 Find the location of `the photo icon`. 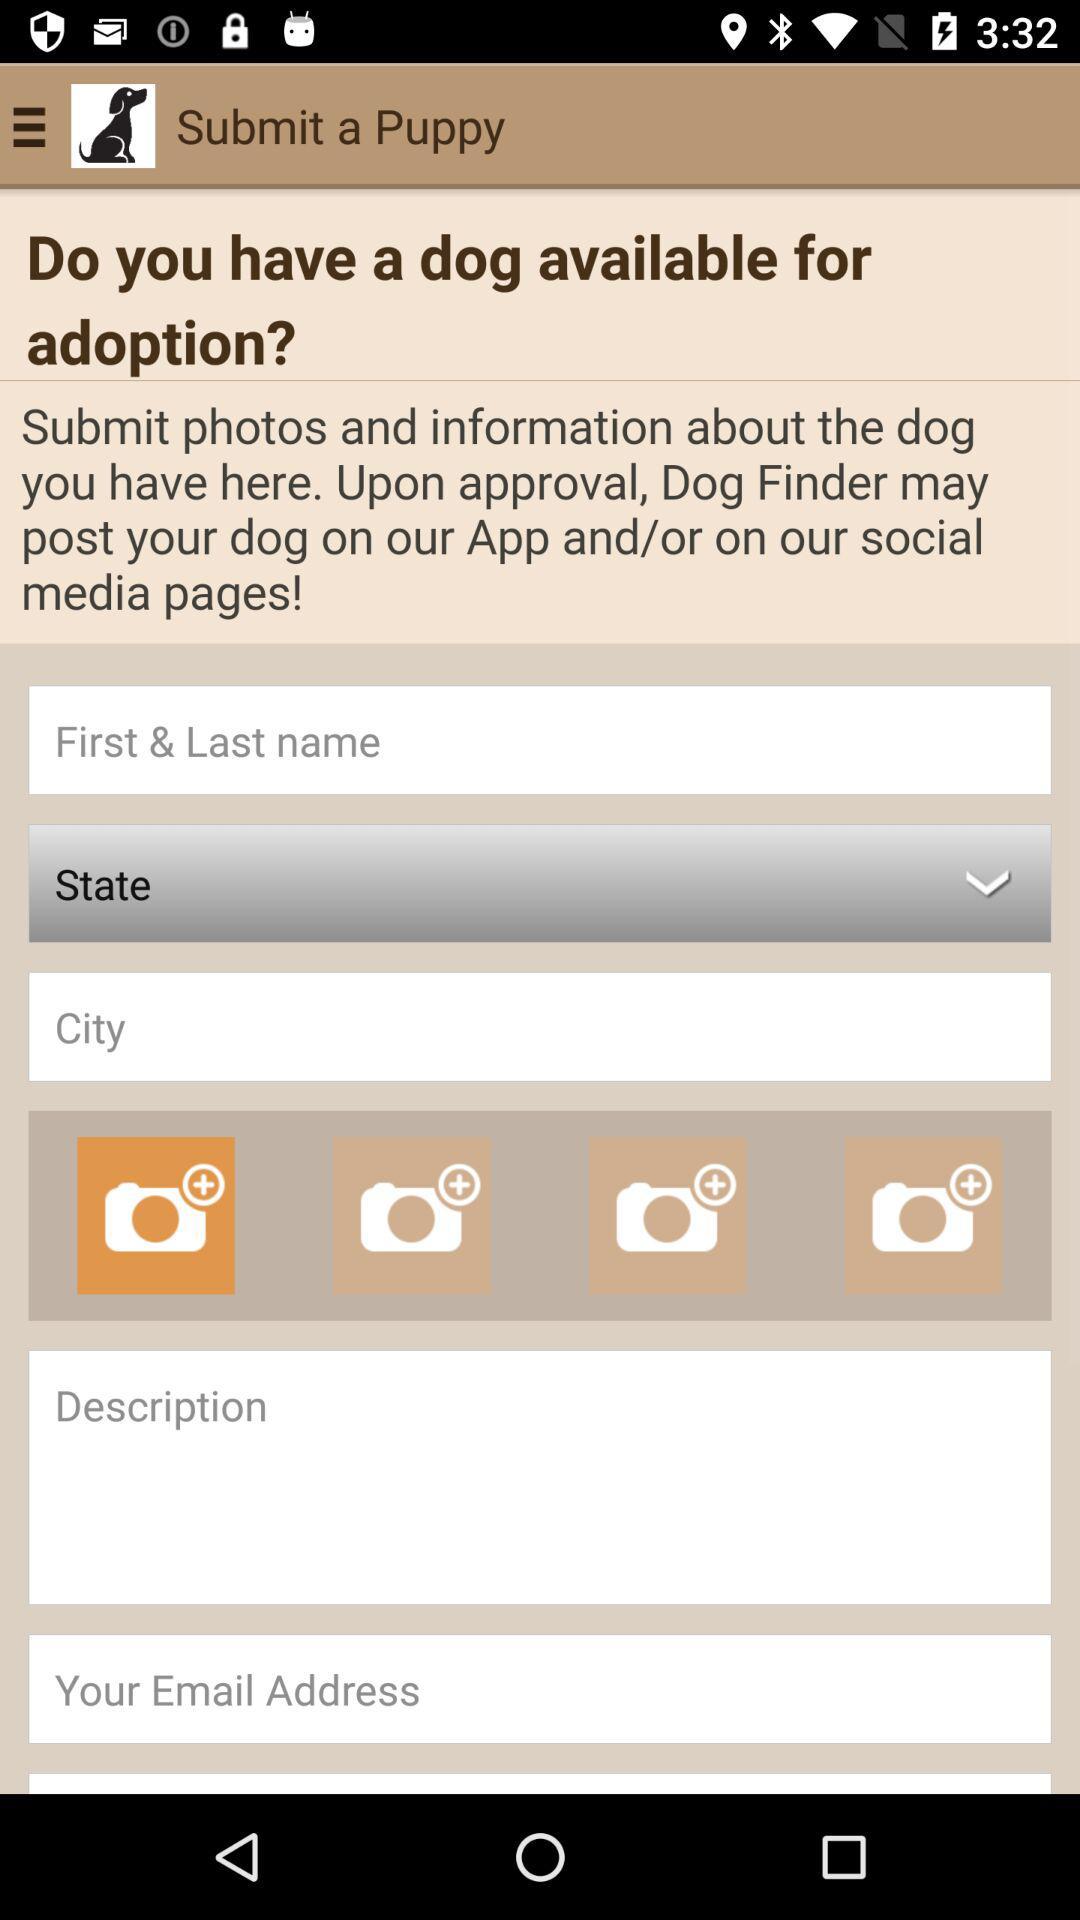

the photo icon is located at coordinates (410, 1214).